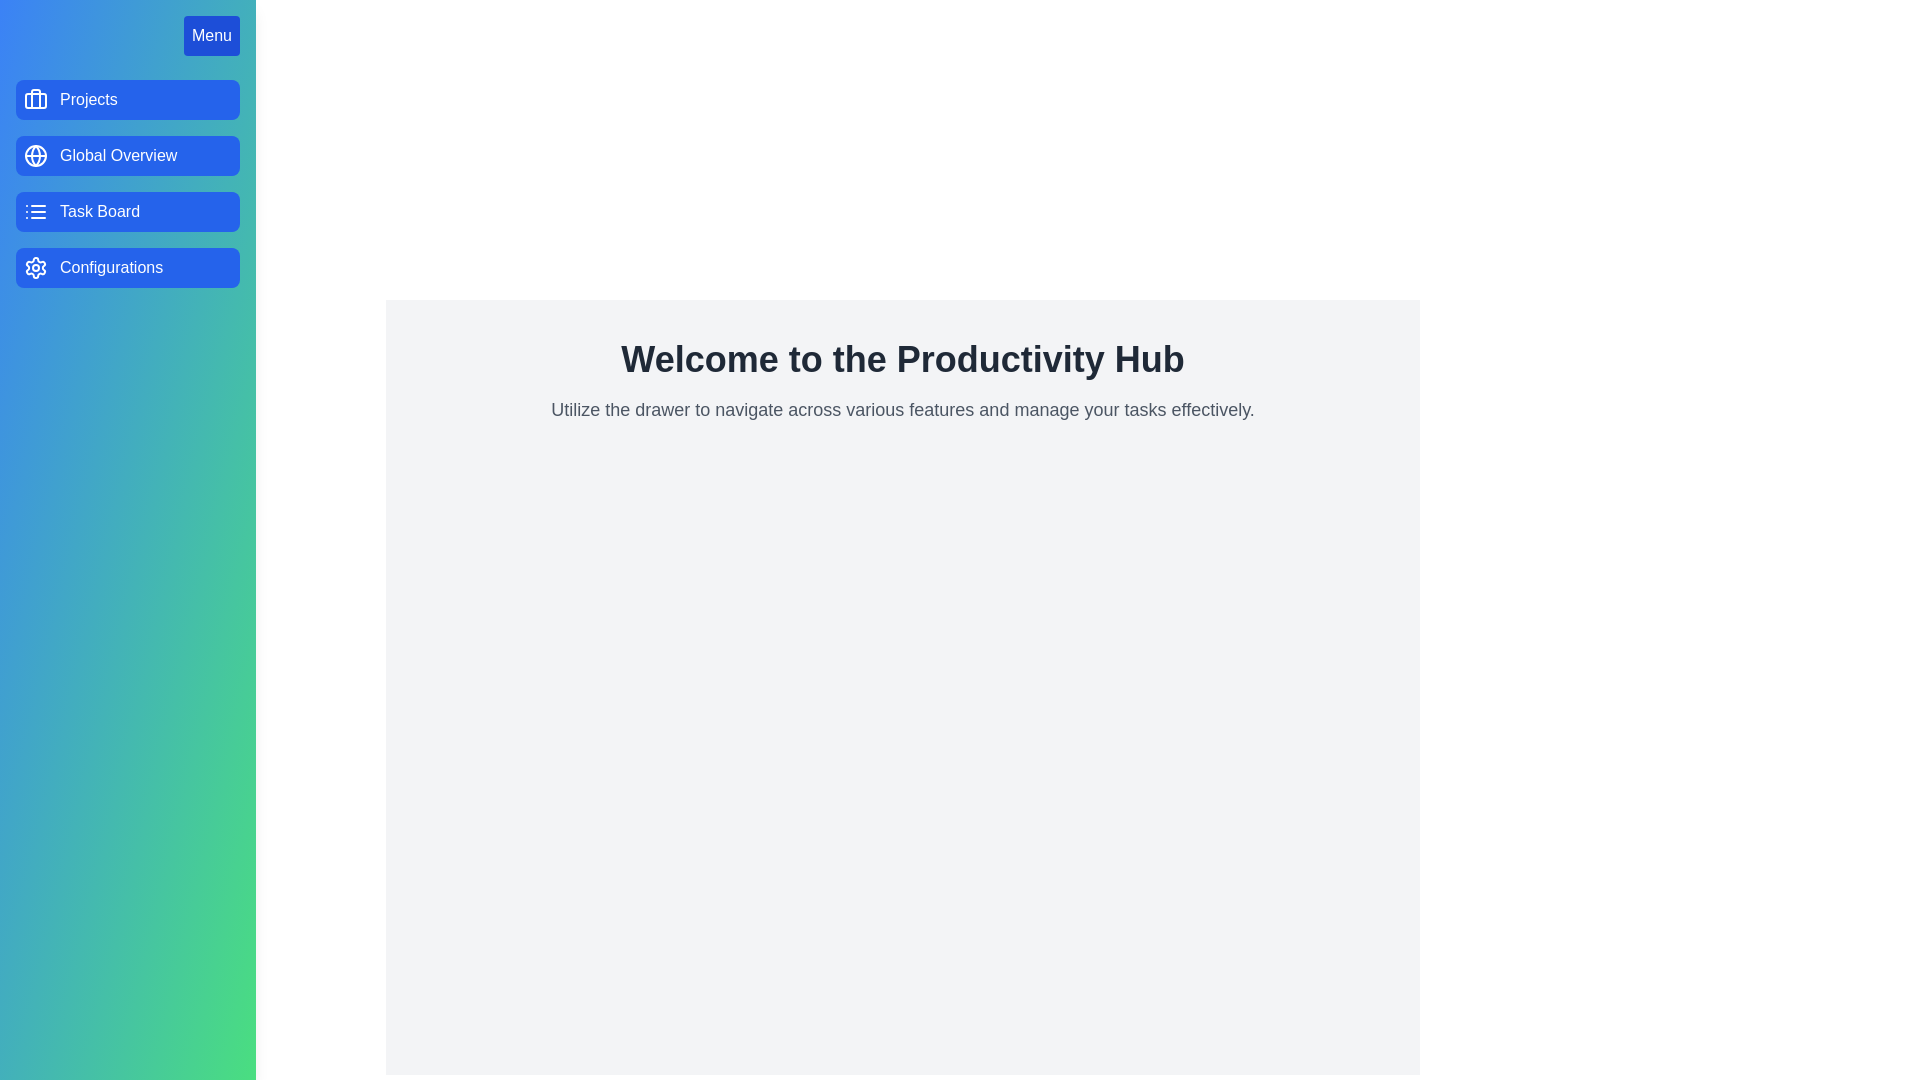 This screenshot has width=1920, height=1080. Describe the element at coordinates (127, 154) in the screenshot. I see `the menu option Global Overview to provide visual feedback` at that location.